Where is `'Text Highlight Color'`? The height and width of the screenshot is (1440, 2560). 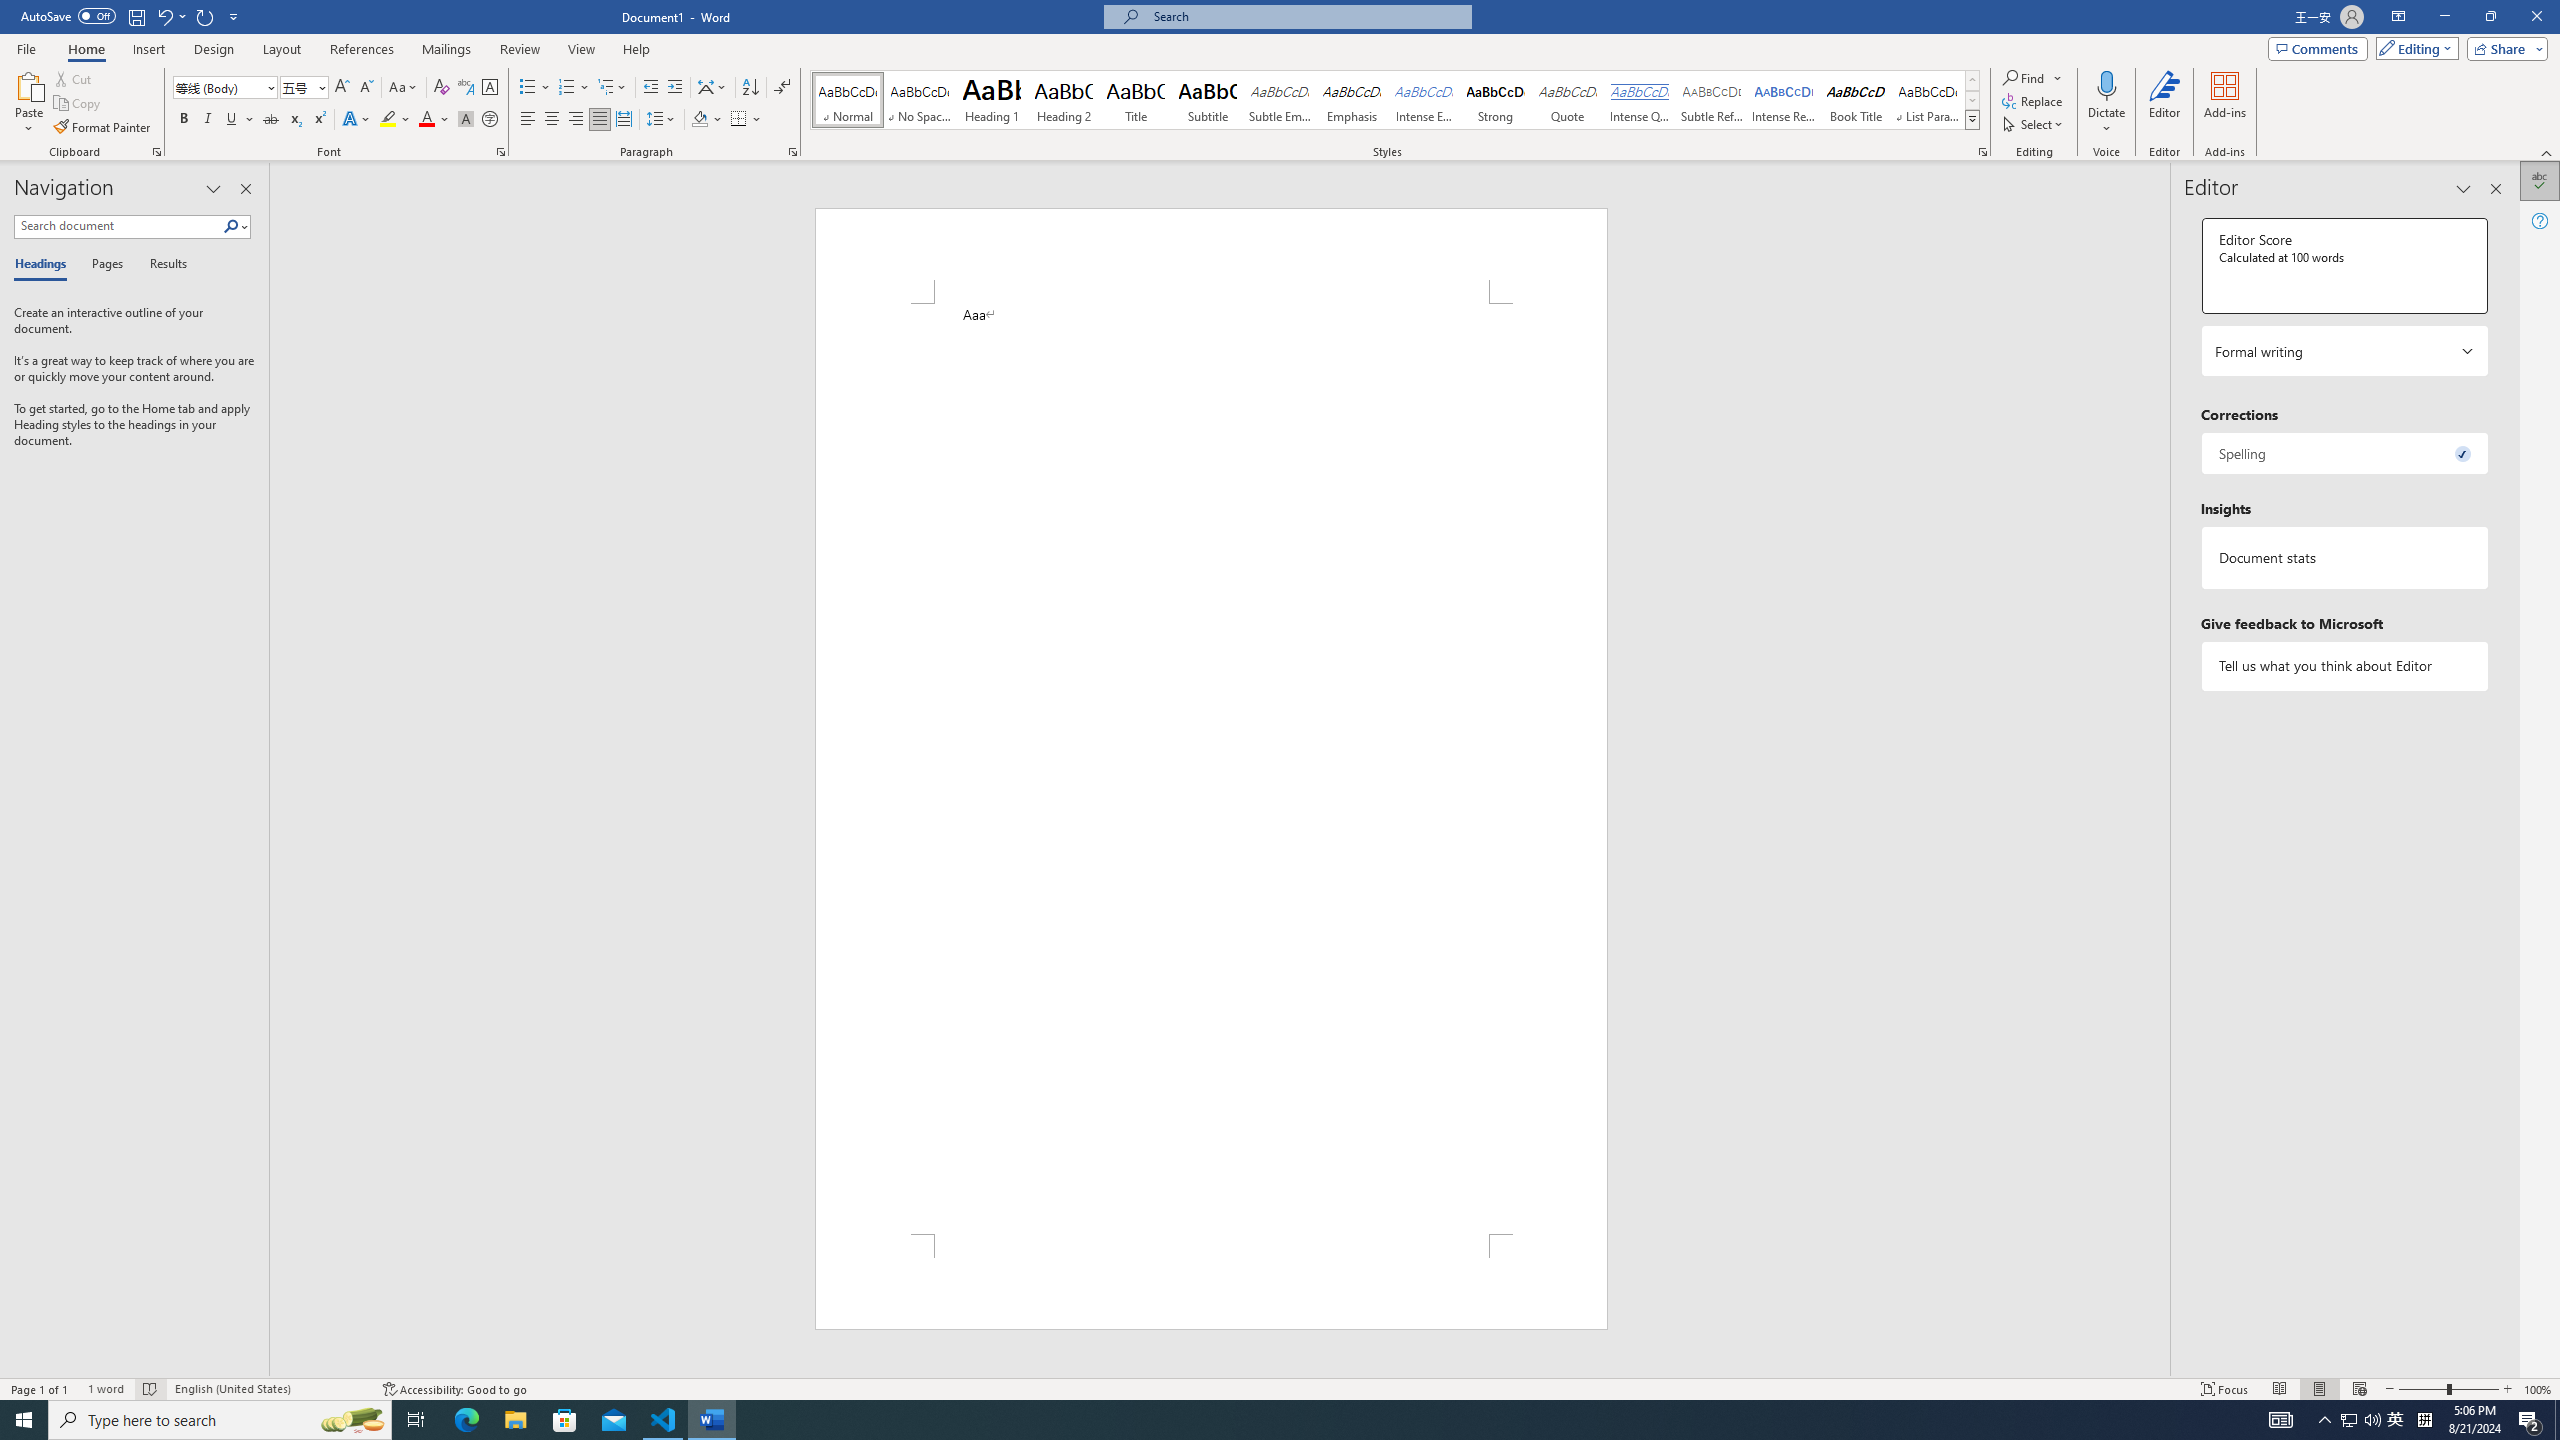 'Text Highlight Color' is located at coordinates (395, 118).